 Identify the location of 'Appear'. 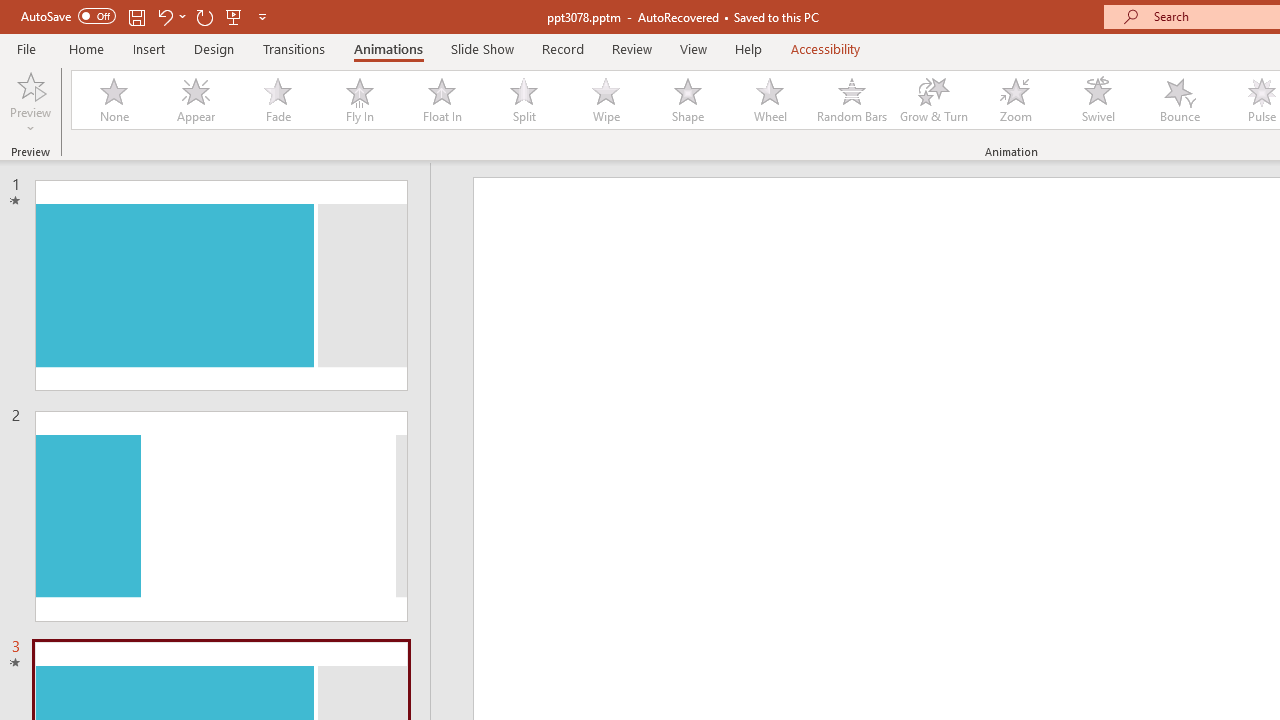
(195, 100).